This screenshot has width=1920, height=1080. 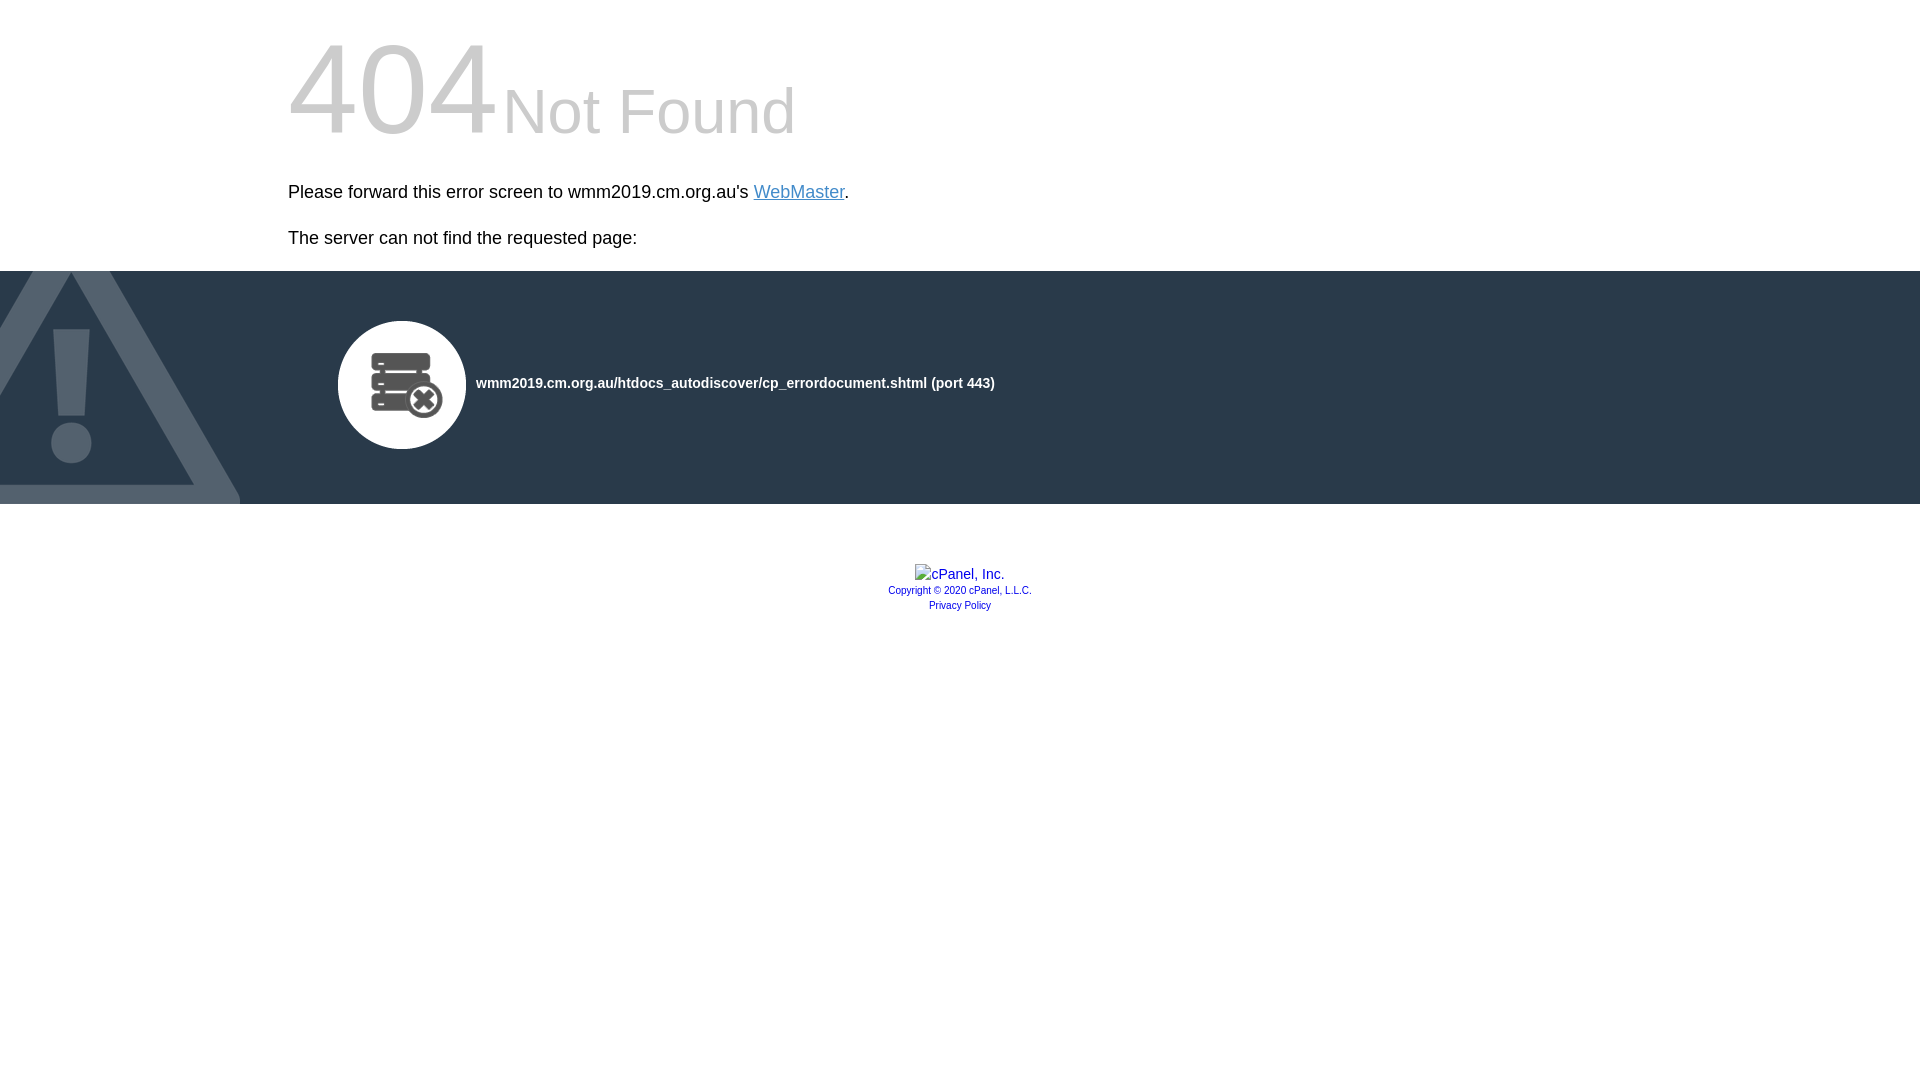 What do you see at coordinates (958, 574) in the screenshot?
I see `'cPanel, Inc.'` at bounding box center [958, 574].